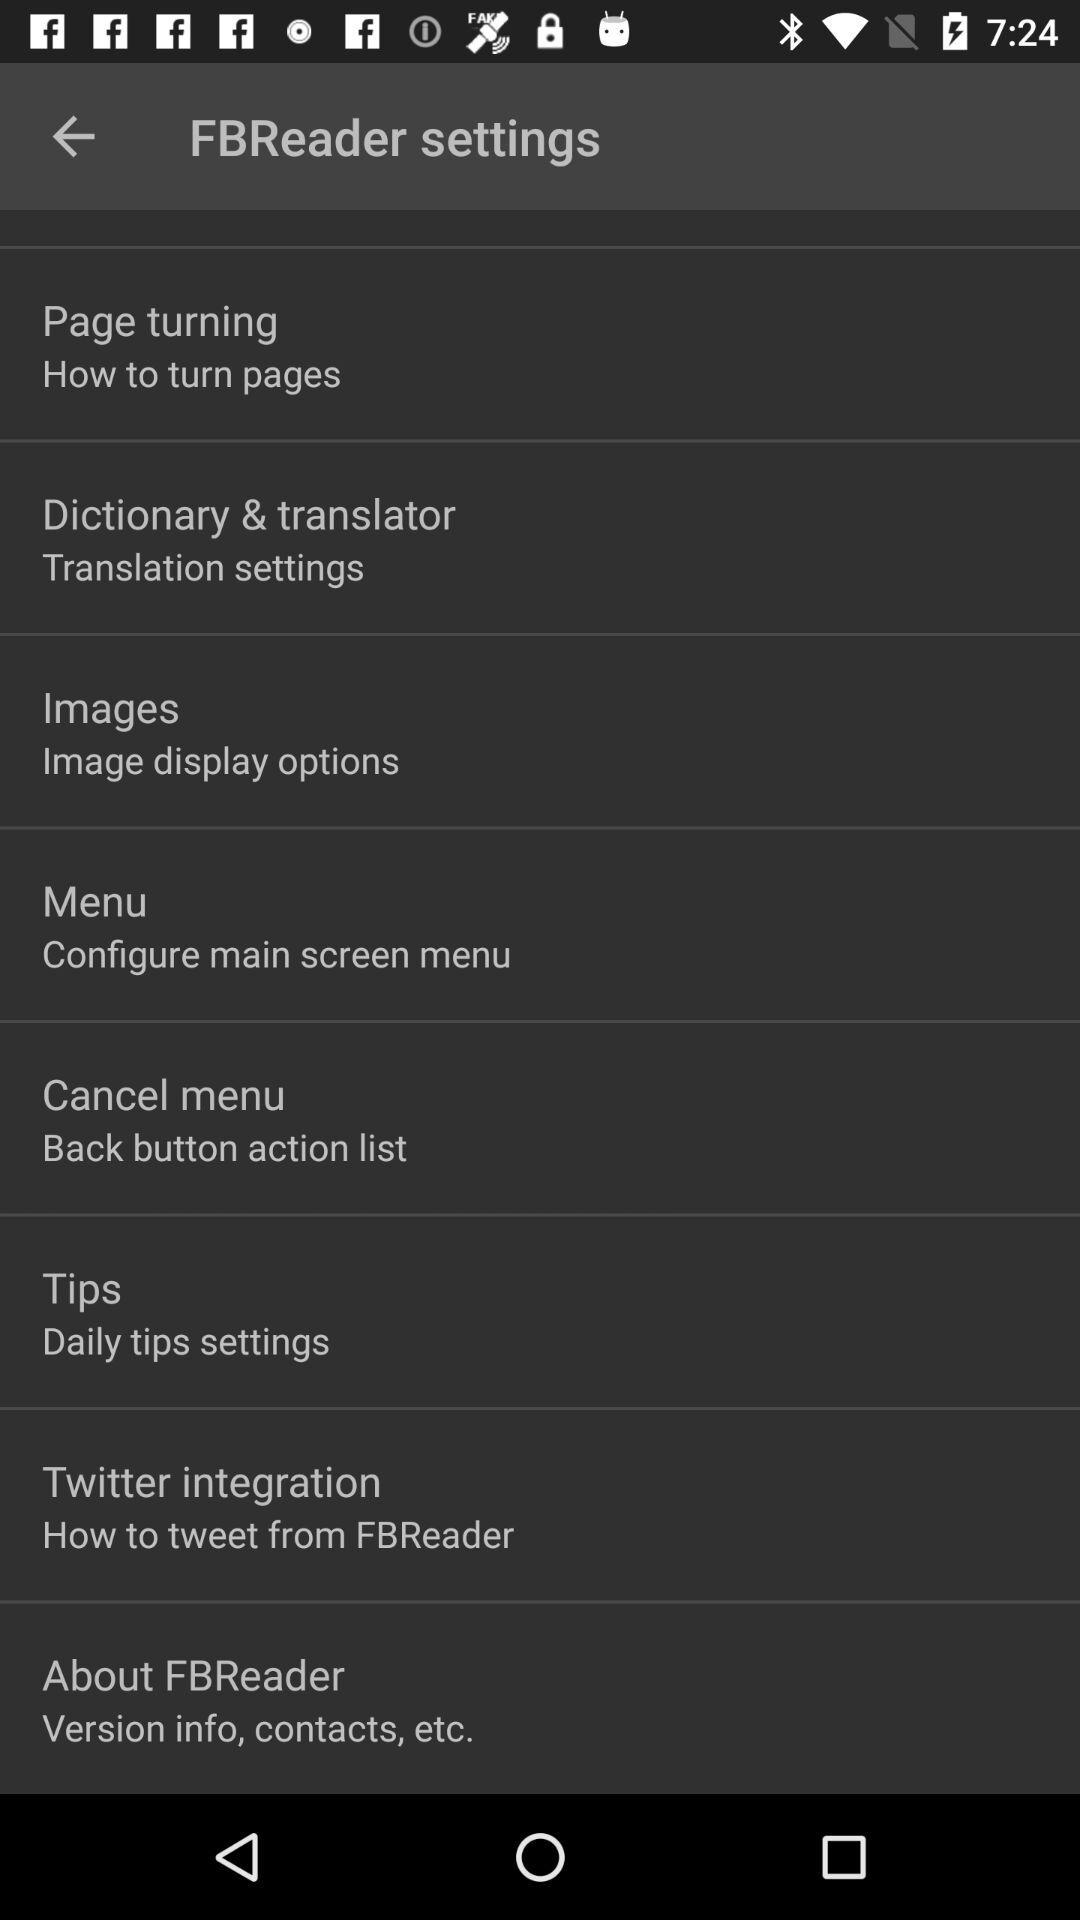 Image resolution: width=1080 pixels, height=1920 pixels. I want to click on the icon below the cancel menu, so click(224, 1146).